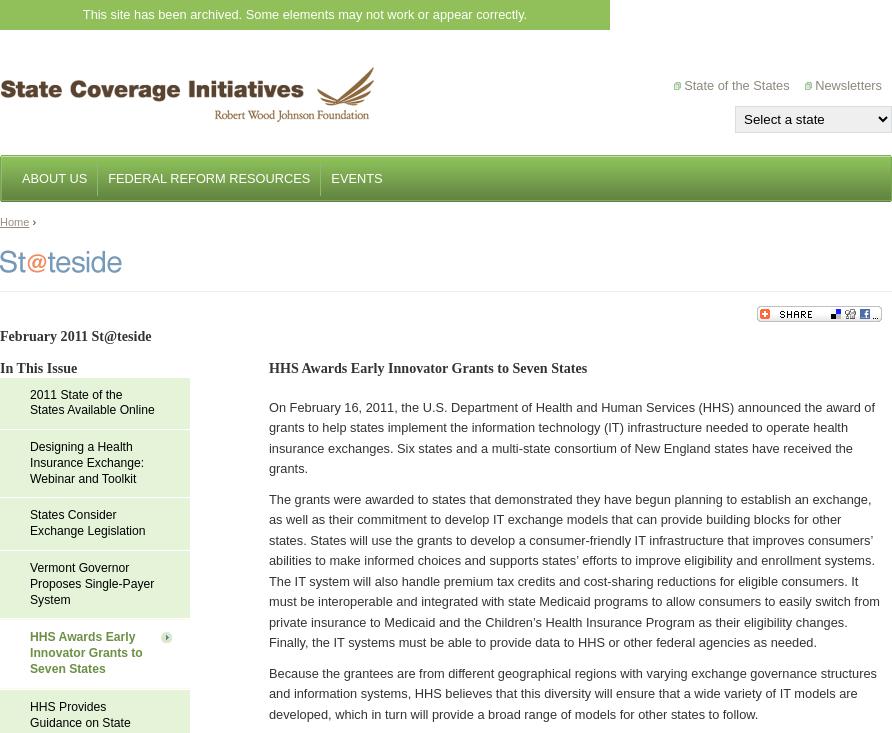  I want to click on 'Newsletters', so click(847, 85).